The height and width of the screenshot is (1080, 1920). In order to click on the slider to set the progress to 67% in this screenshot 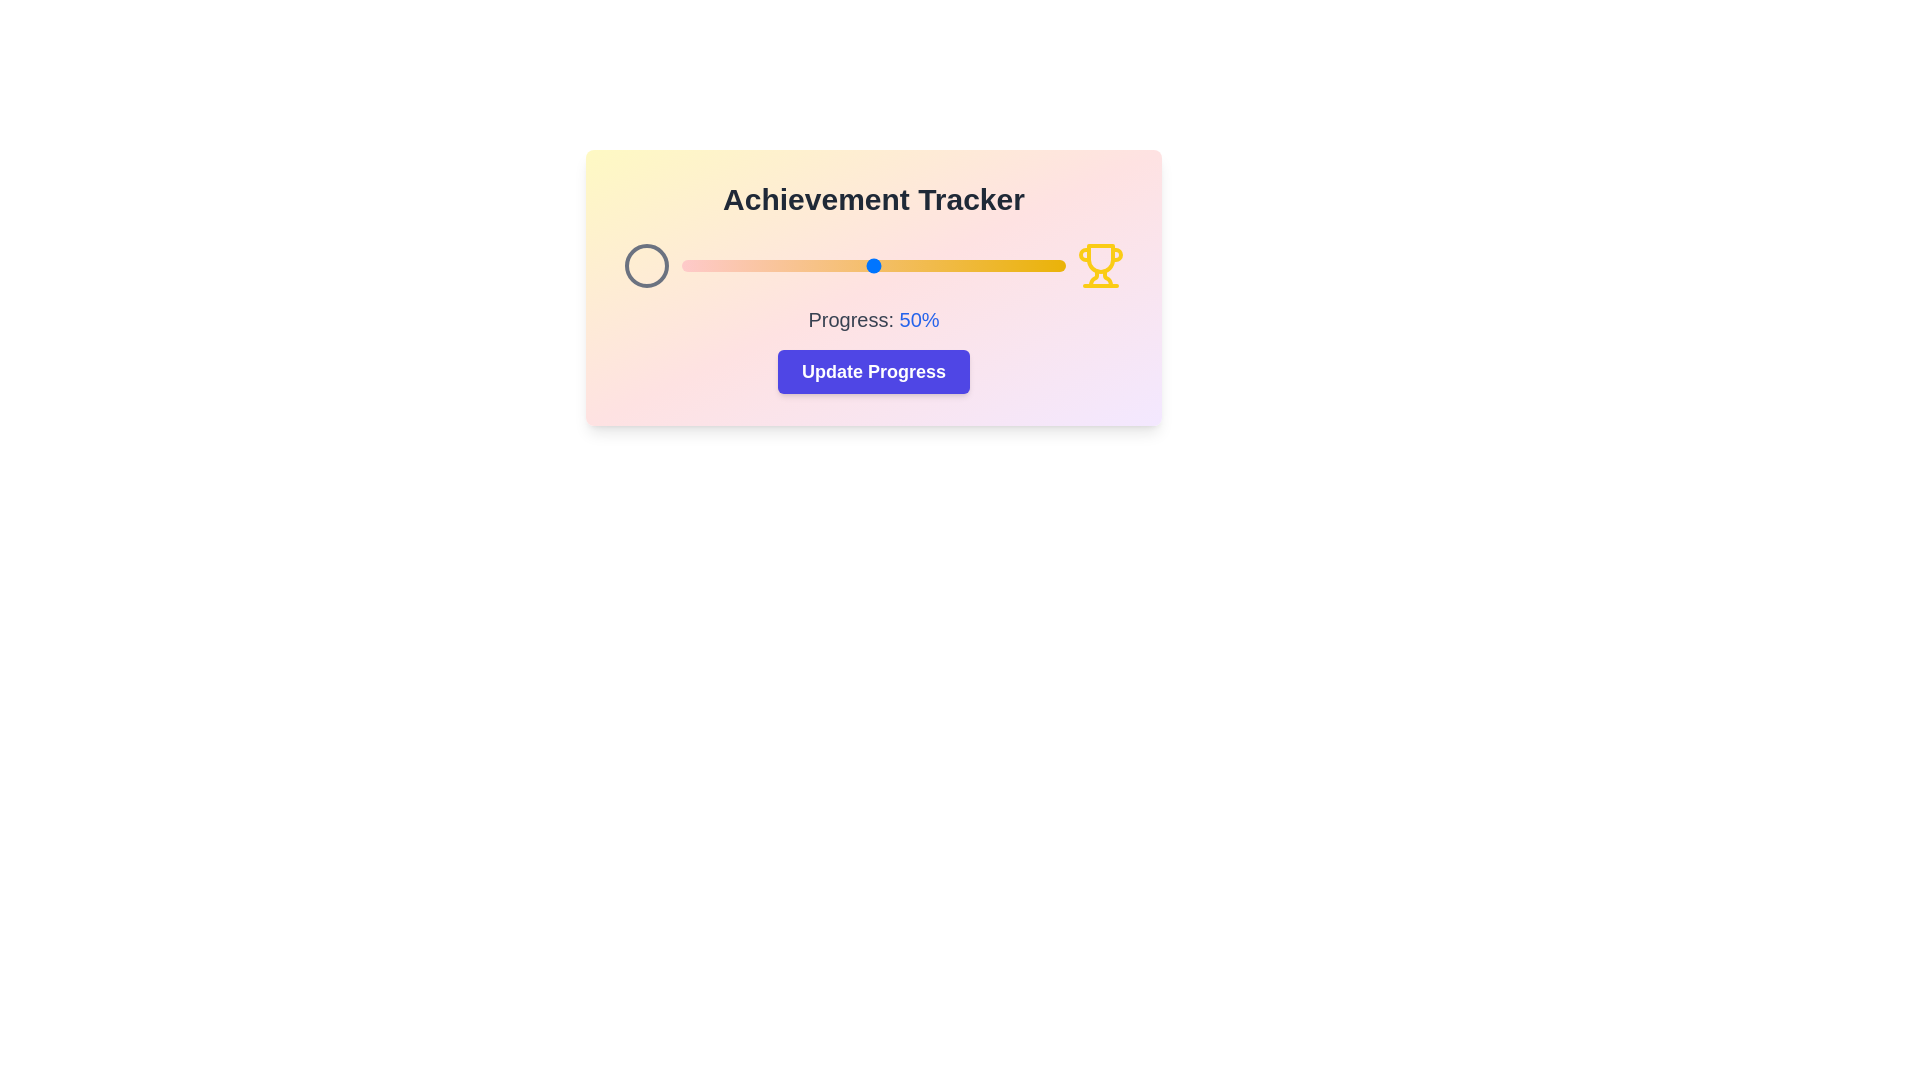, I will do `click(938, 265)`.